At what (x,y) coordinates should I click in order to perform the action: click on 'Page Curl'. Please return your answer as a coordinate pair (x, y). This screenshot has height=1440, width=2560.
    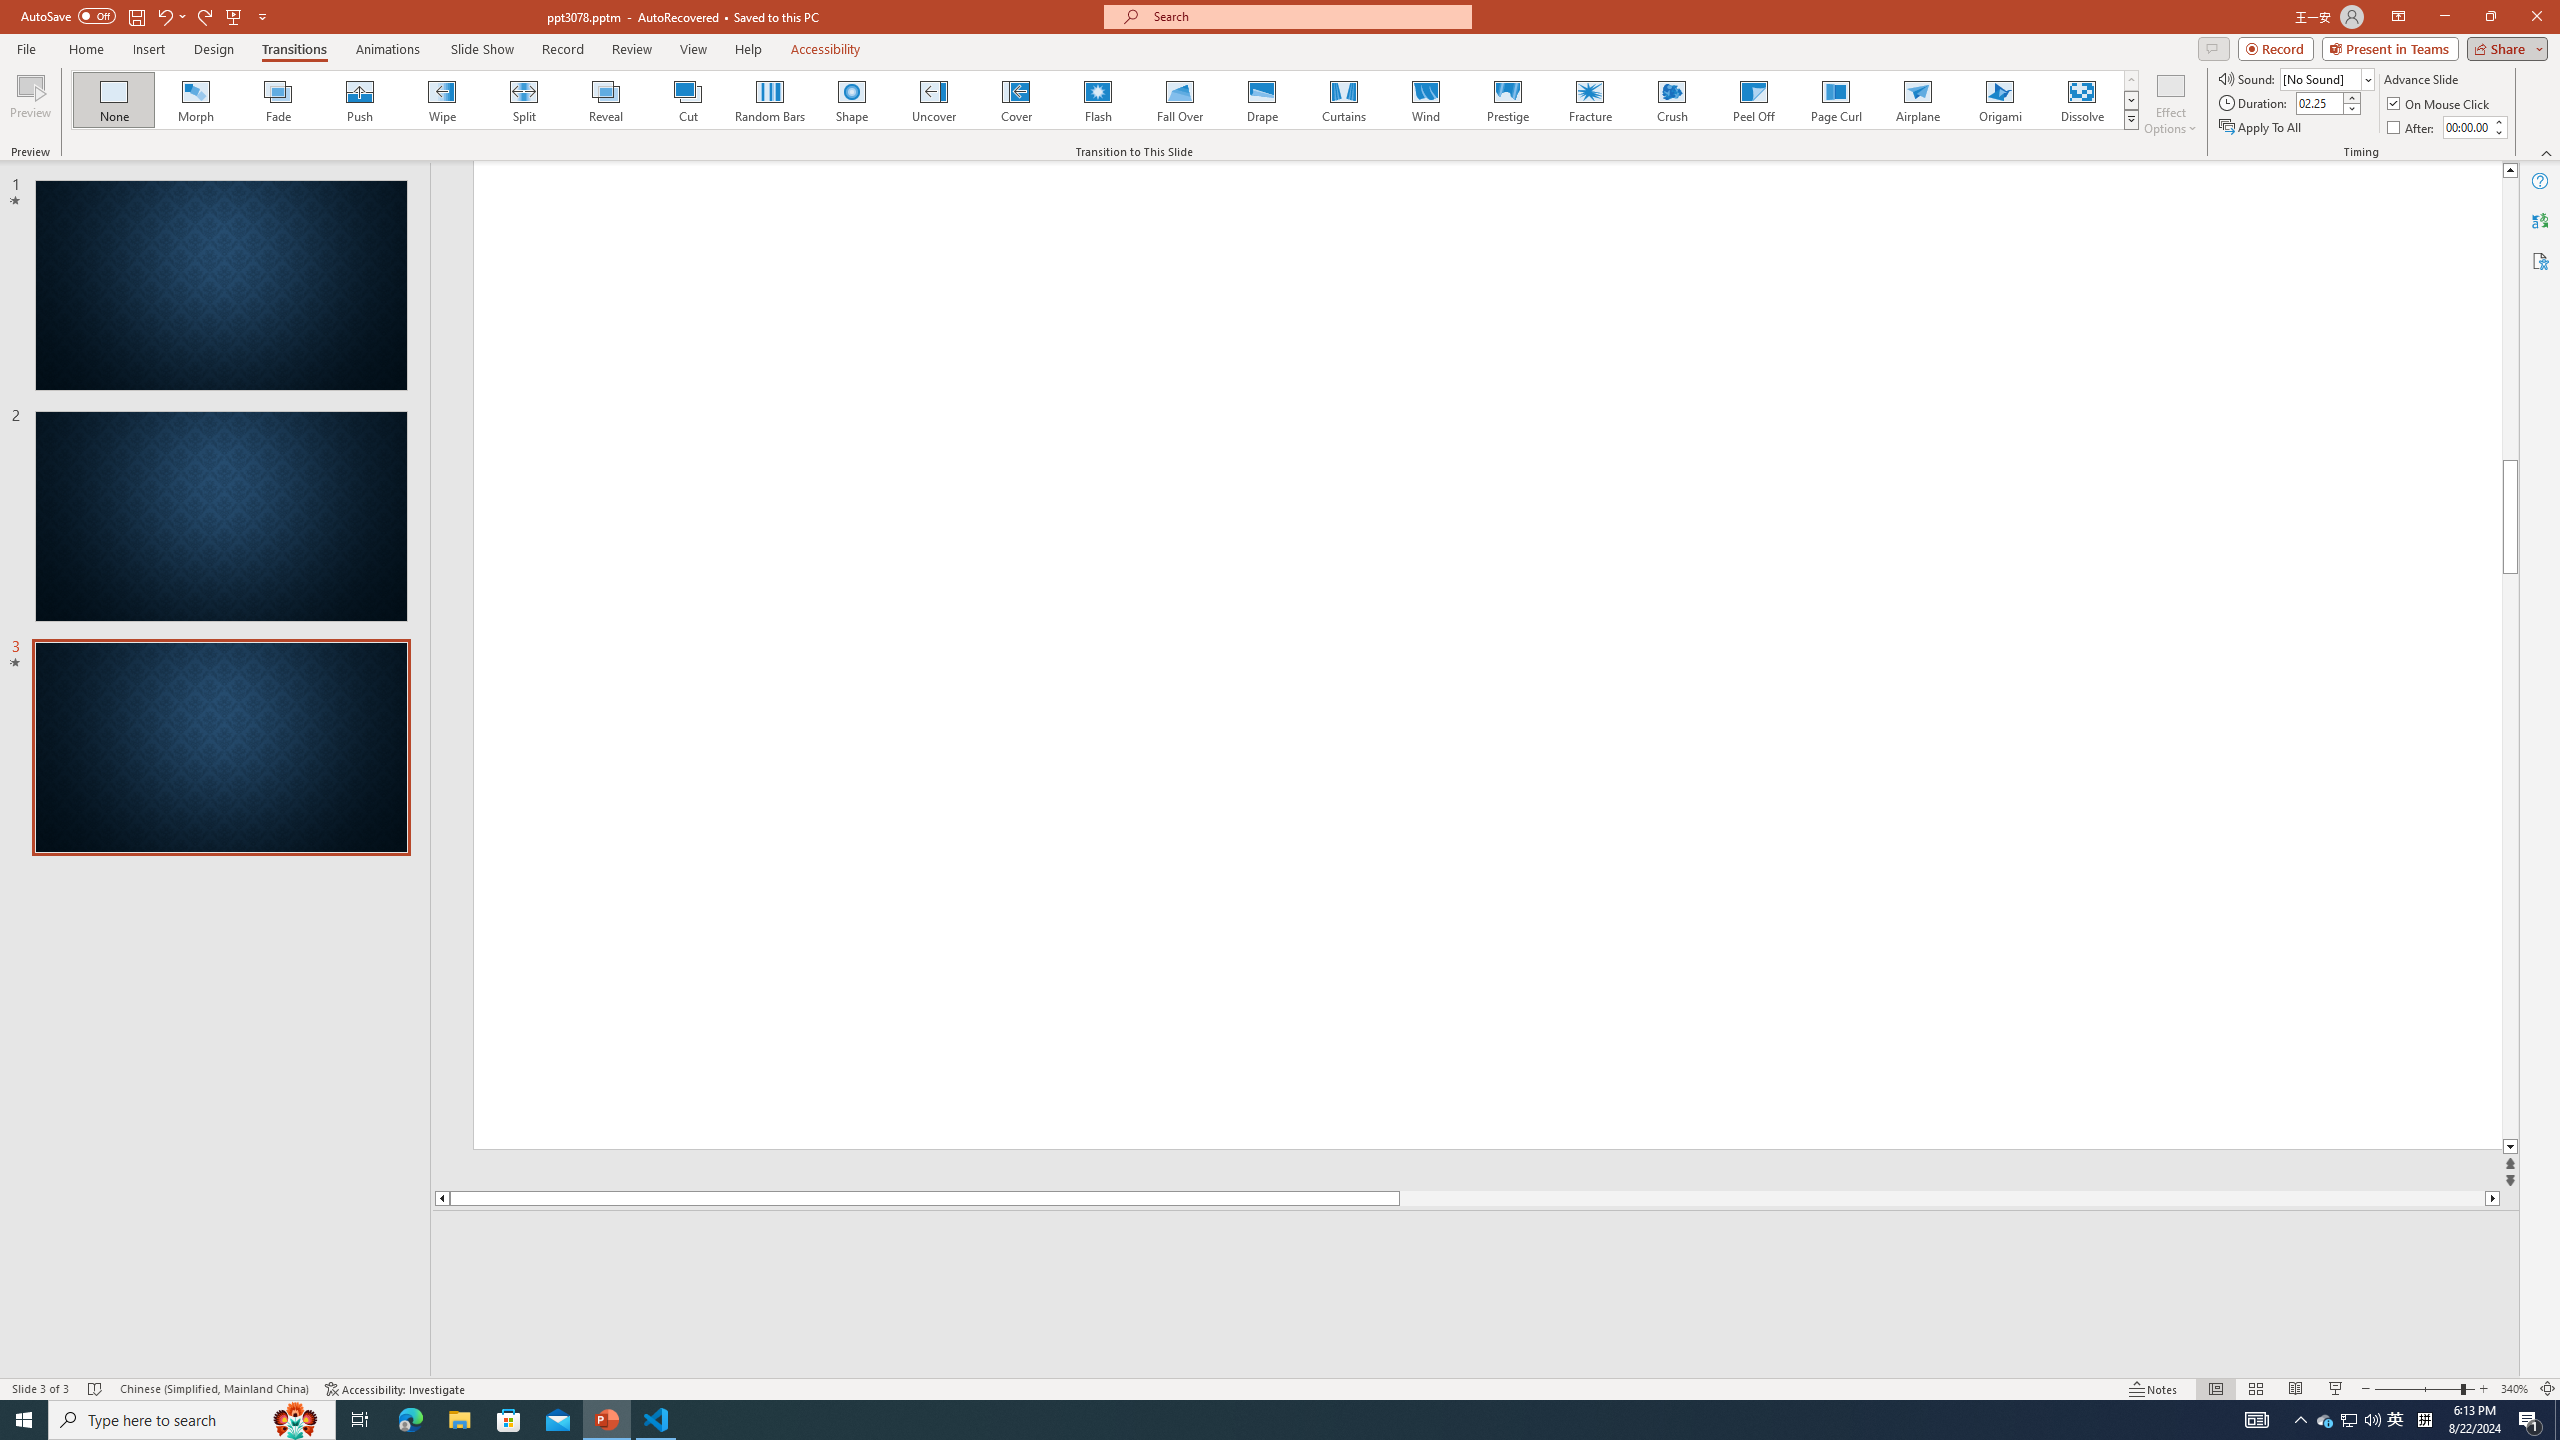
    Looking at the image, I should click on (1834, 99).